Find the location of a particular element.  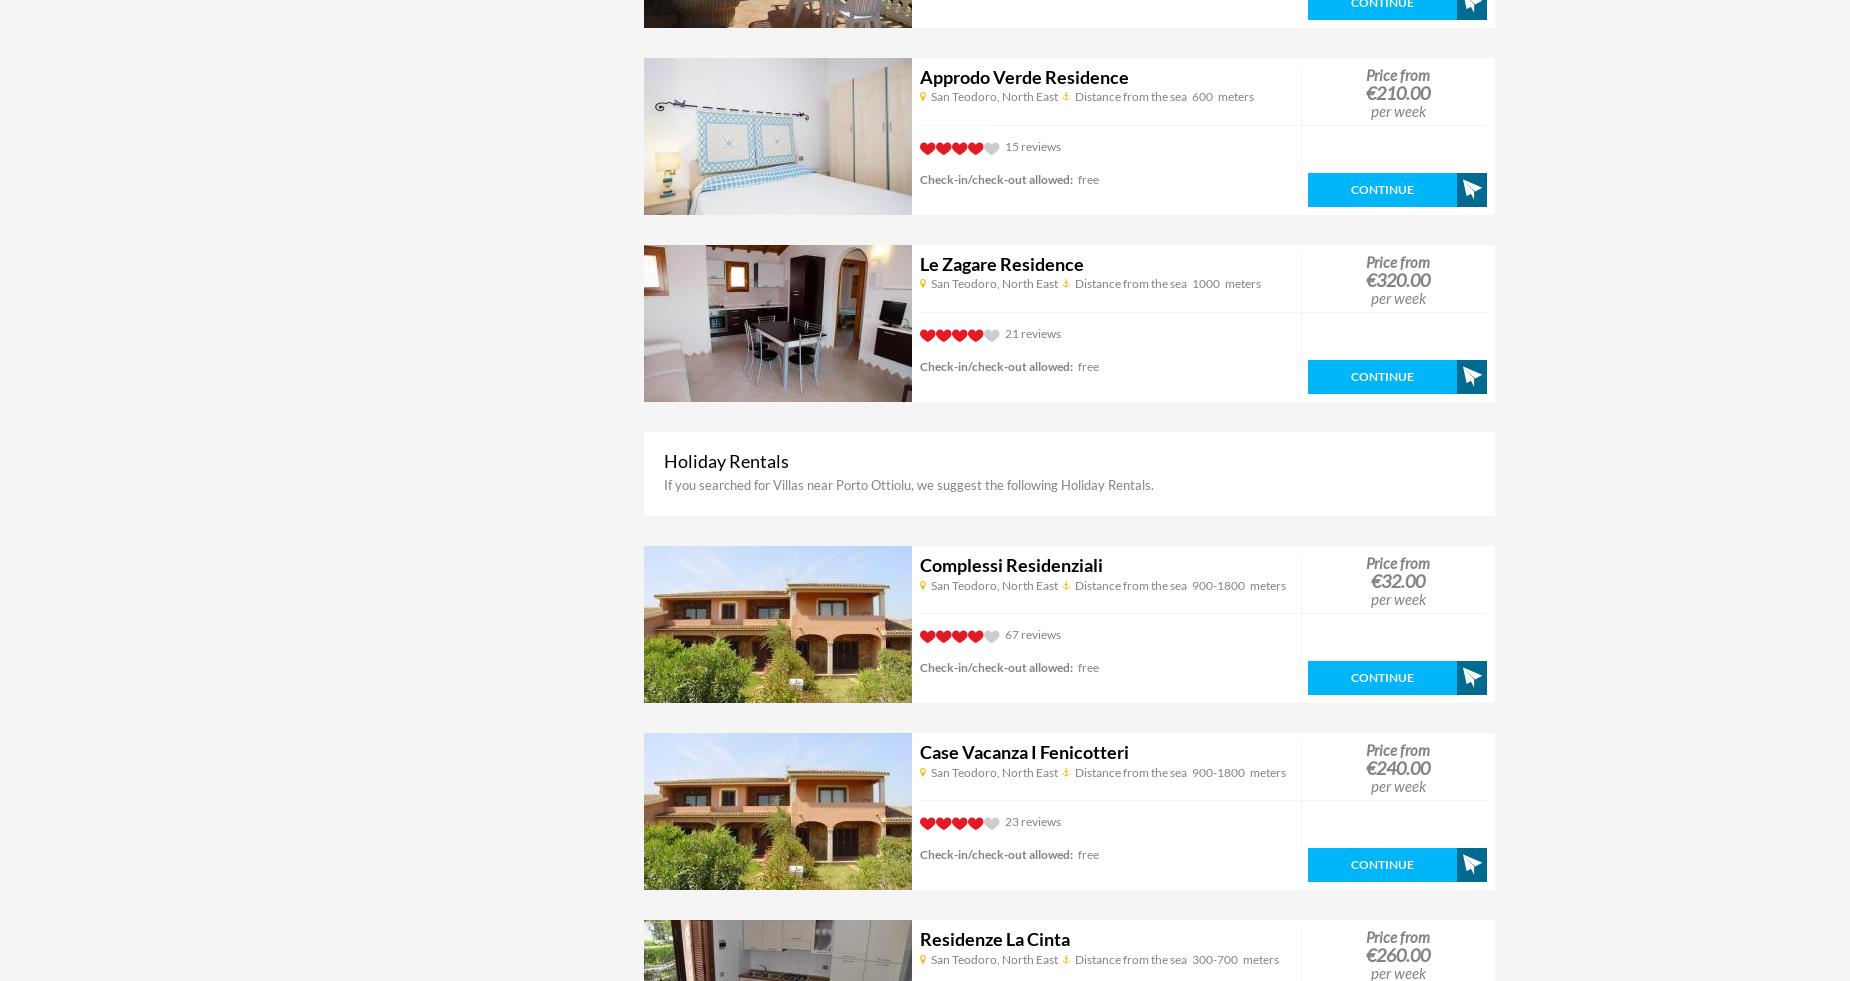

'€32.00' is located at coordinates (1398, 581).